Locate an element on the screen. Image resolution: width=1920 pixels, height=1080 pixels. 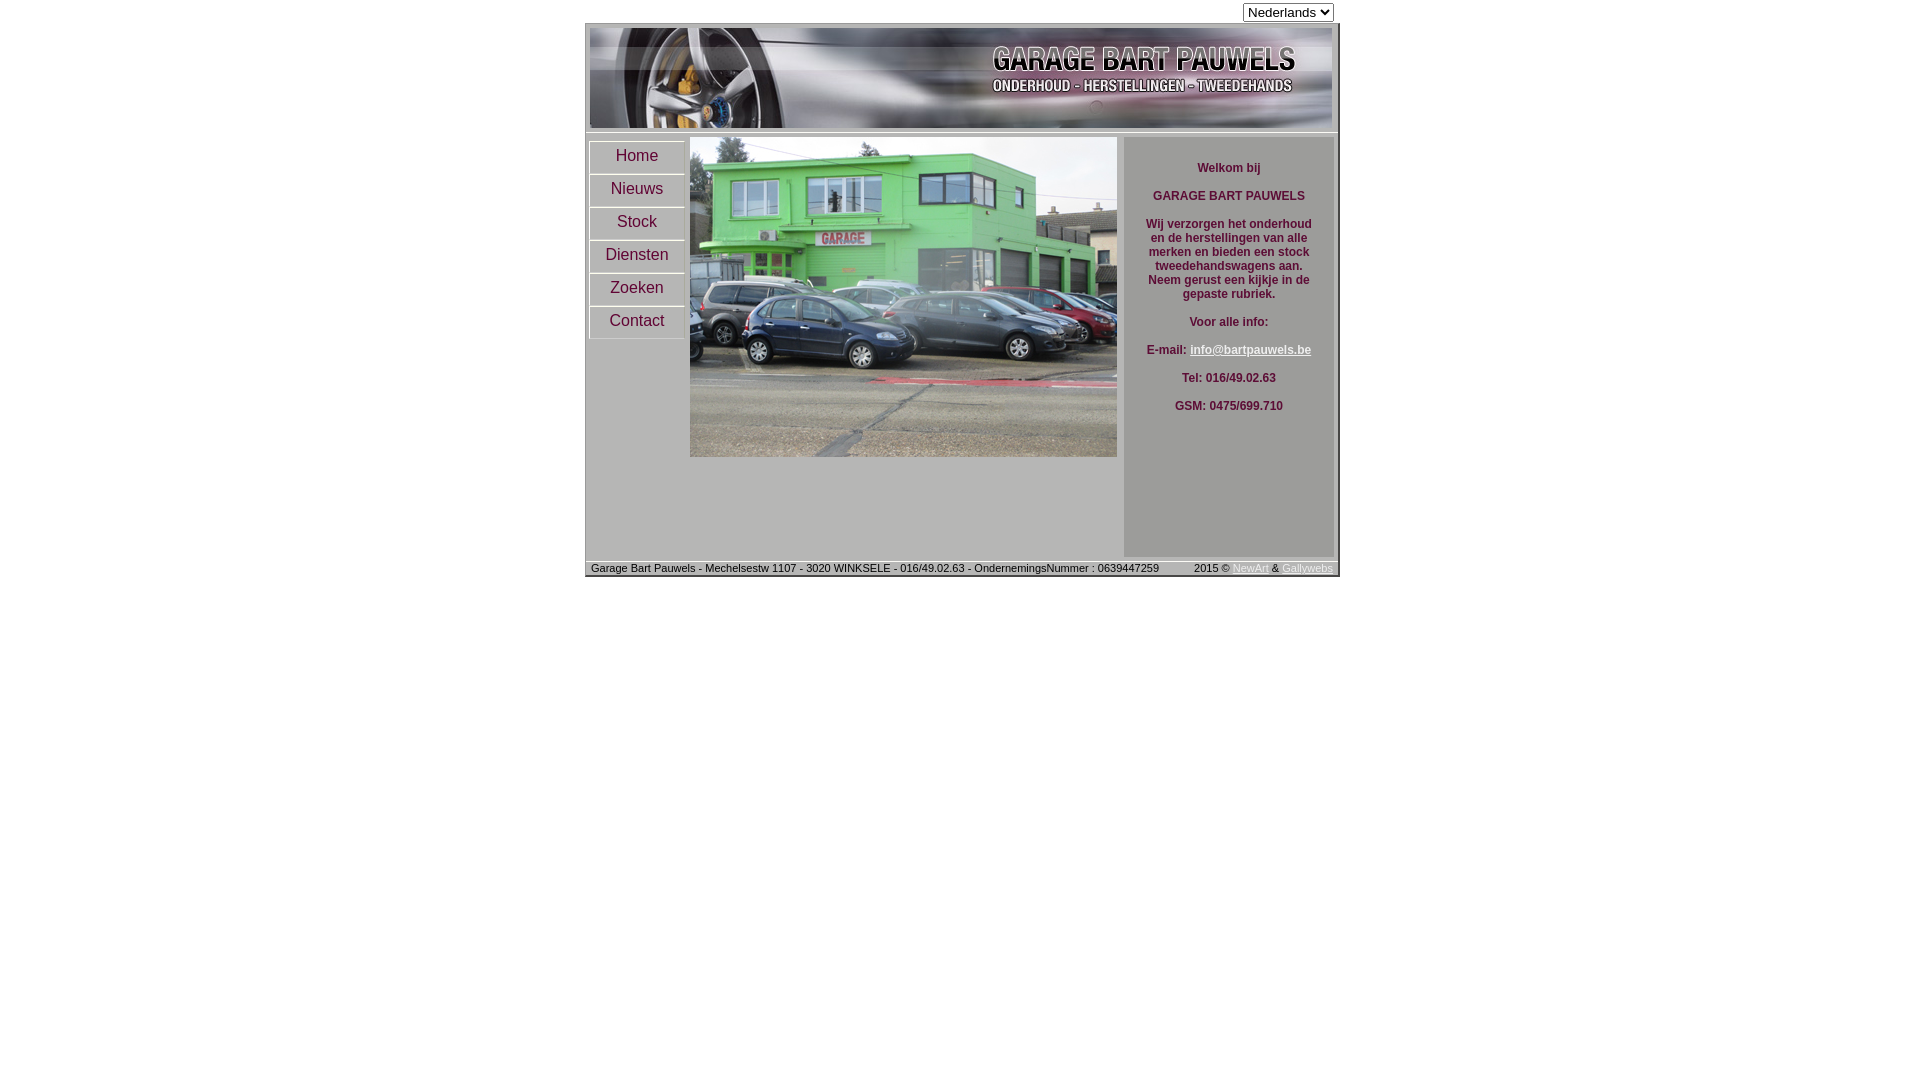
'Gallywebs' is located at coordinates (1307, 567).